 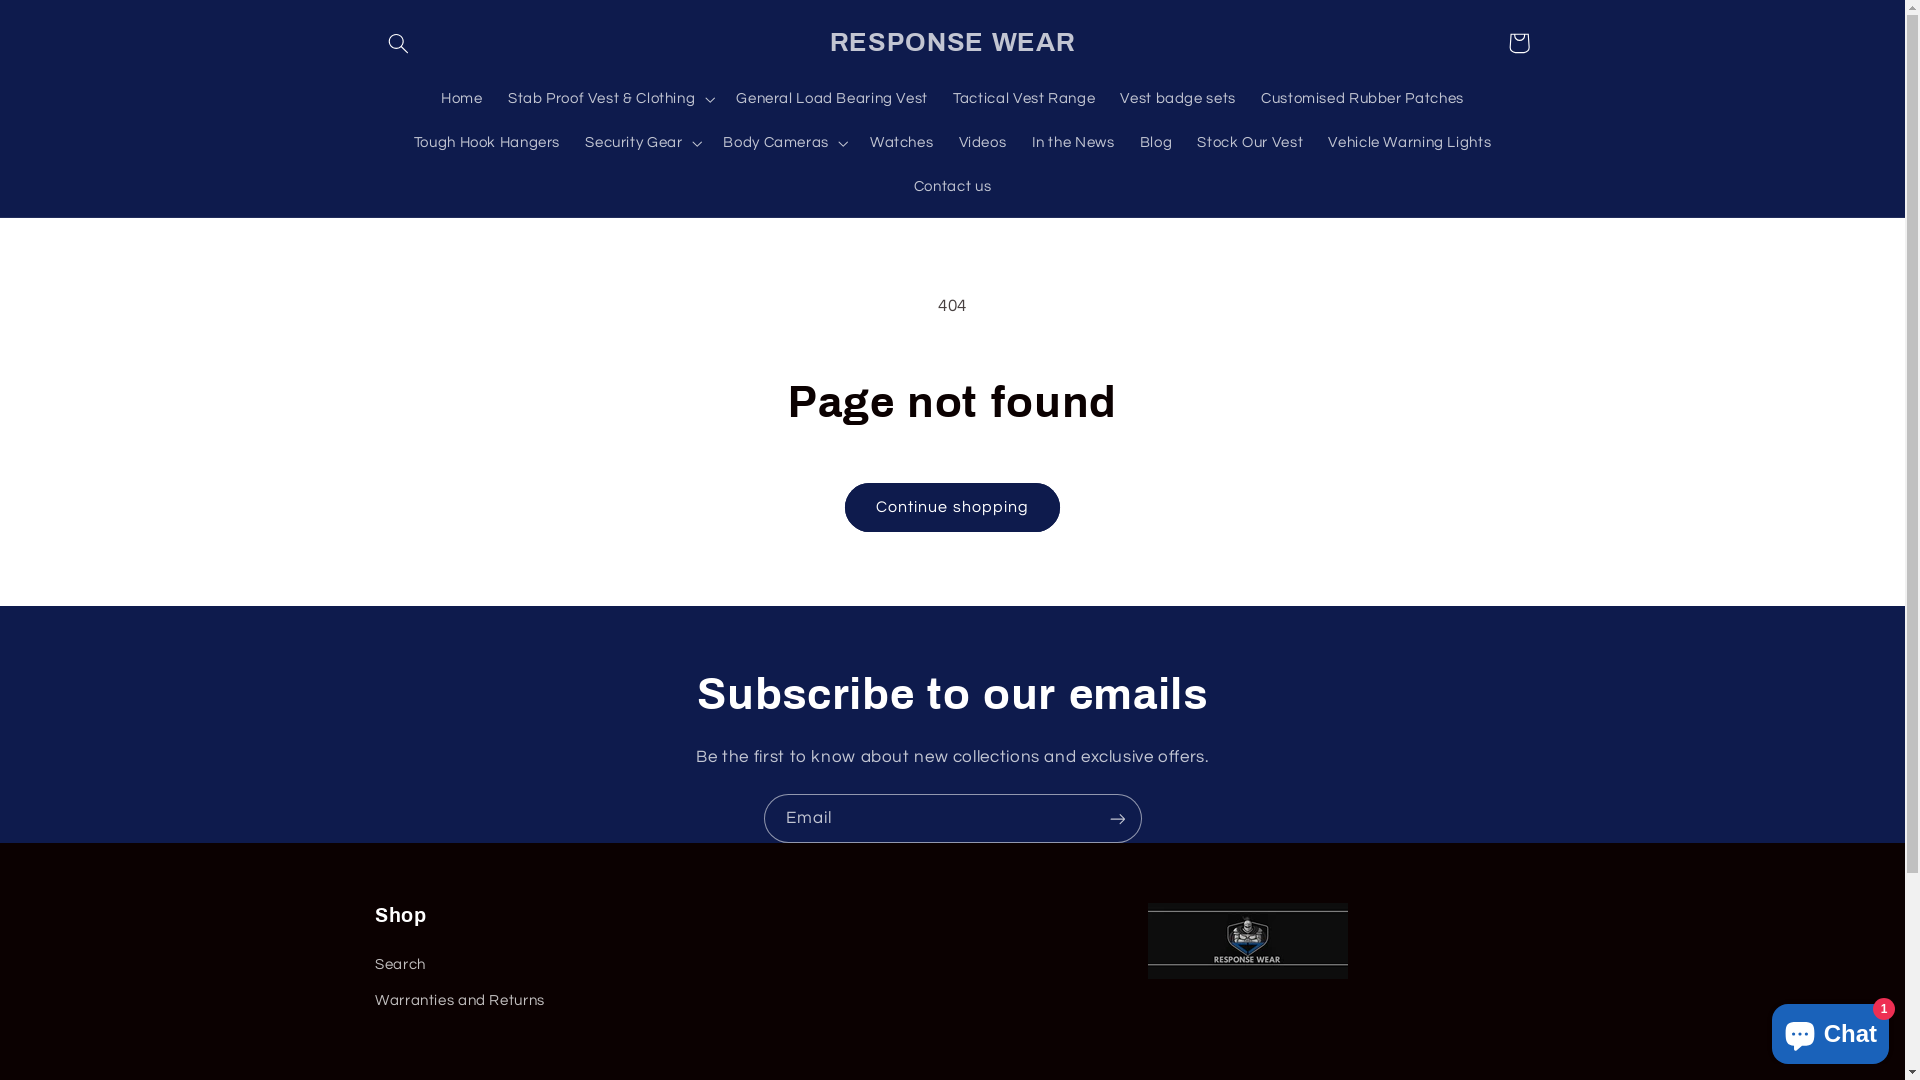 What do you see at coordinates (400, 966) in the screenshot?
I see `'Search'` at bounding box center [400, 966].